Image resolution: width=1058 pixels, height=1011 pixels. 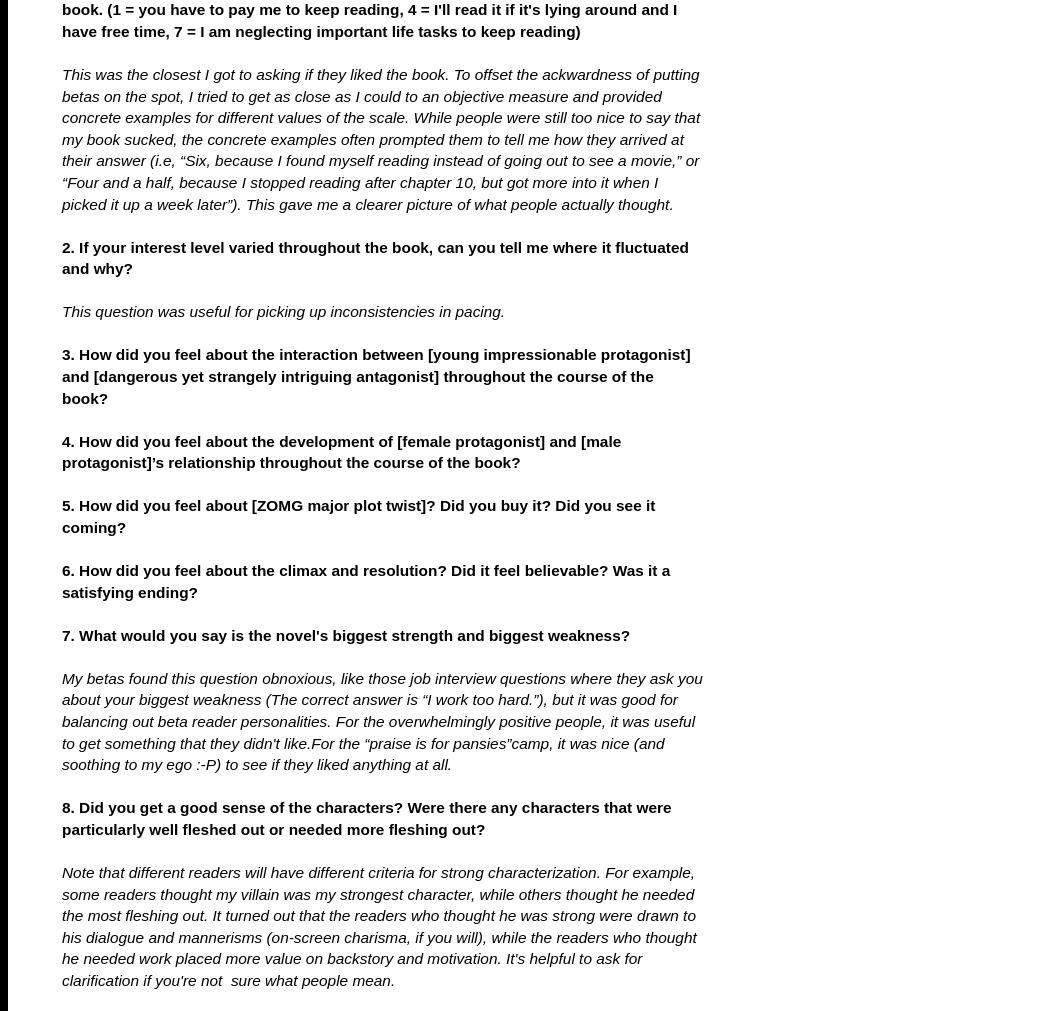 What do you see at coordinates (282, 311) in the screenshot?
I see `'This question was useful for picking up inconsistencies in pacing.'` at bounding box center [282, 311].